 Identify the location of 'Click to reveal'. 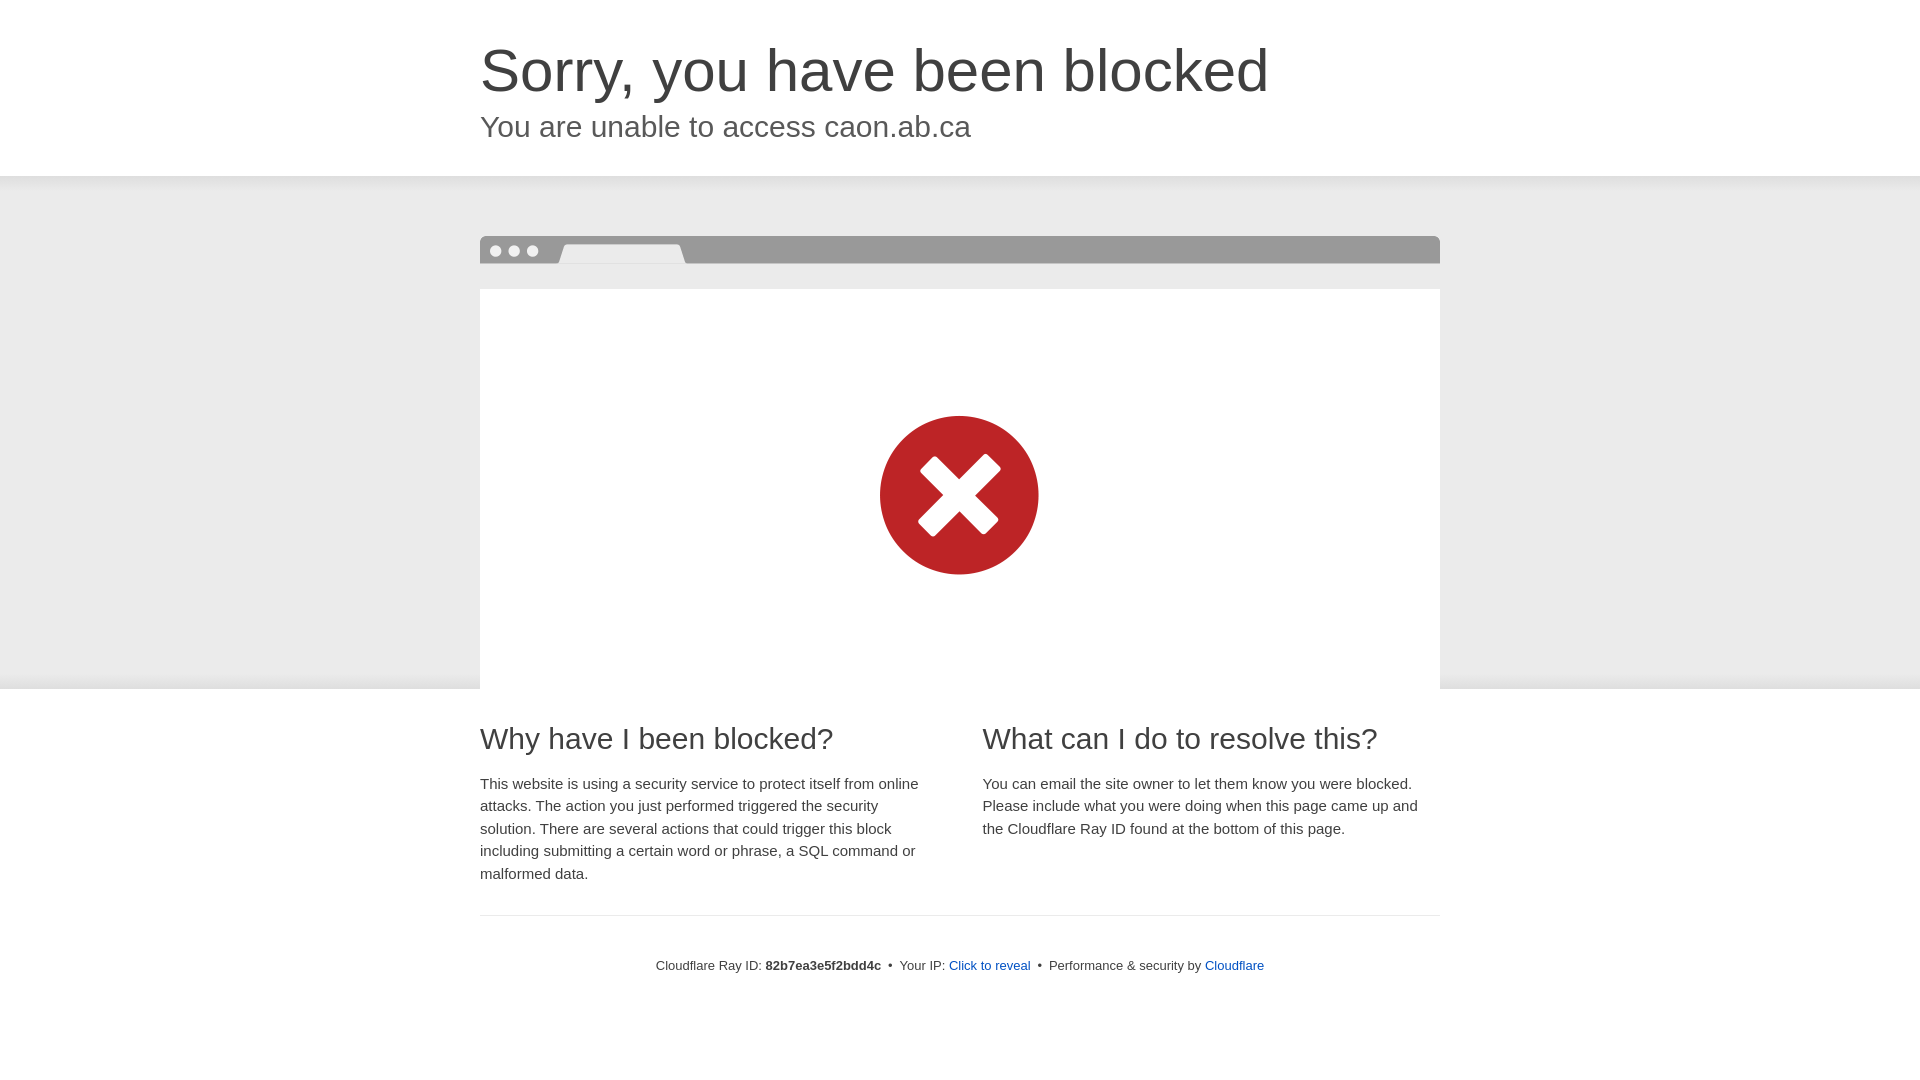
(948, 964).